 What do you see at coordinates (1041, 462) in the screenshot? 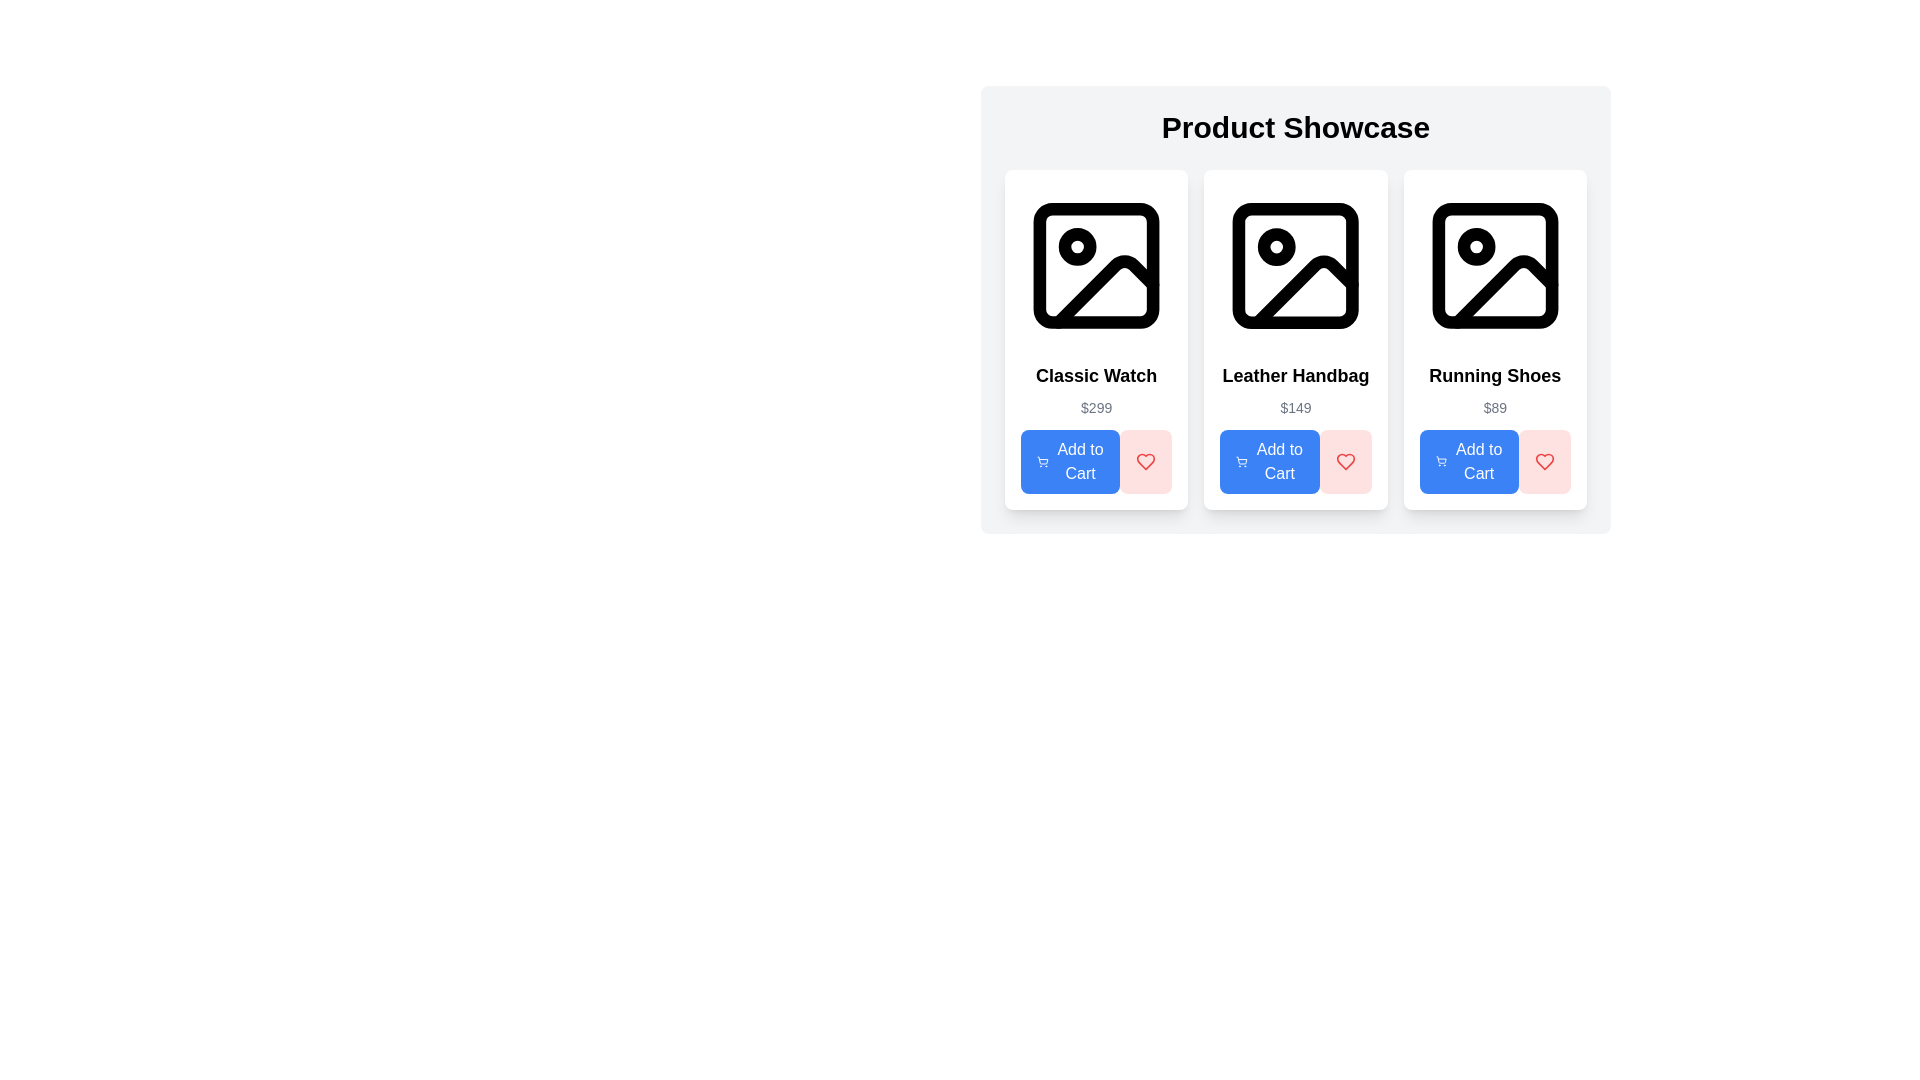
I see `the 'Add to Cart' icon located to the left of the 'Add to Cart' text for the 'Classic Watch' product` at bounding box center [1041, 462].